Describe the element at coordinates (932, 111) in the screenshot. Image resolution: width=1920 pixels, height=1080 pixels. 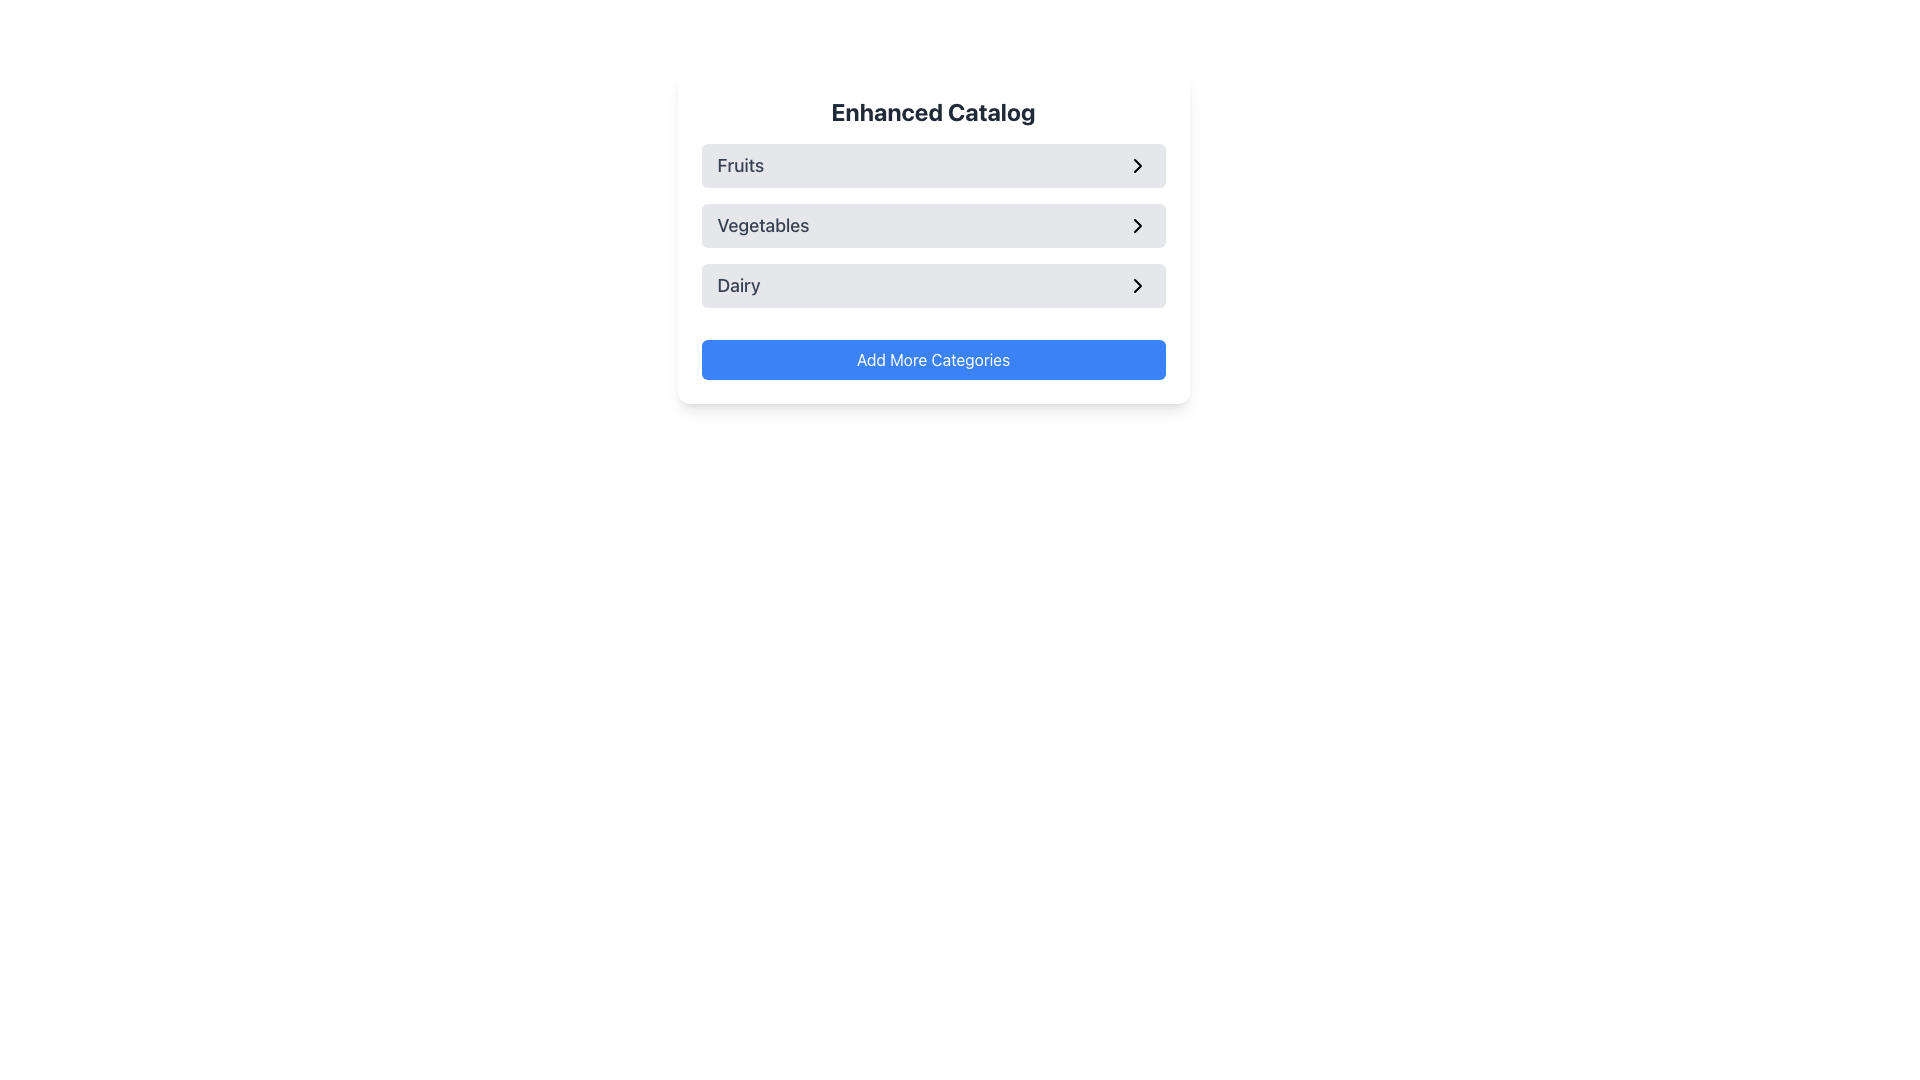
I see `the large bold title text labeled 'Enhanced Catalog' located at the top-center of the interface, just above the category buttons` at that location.